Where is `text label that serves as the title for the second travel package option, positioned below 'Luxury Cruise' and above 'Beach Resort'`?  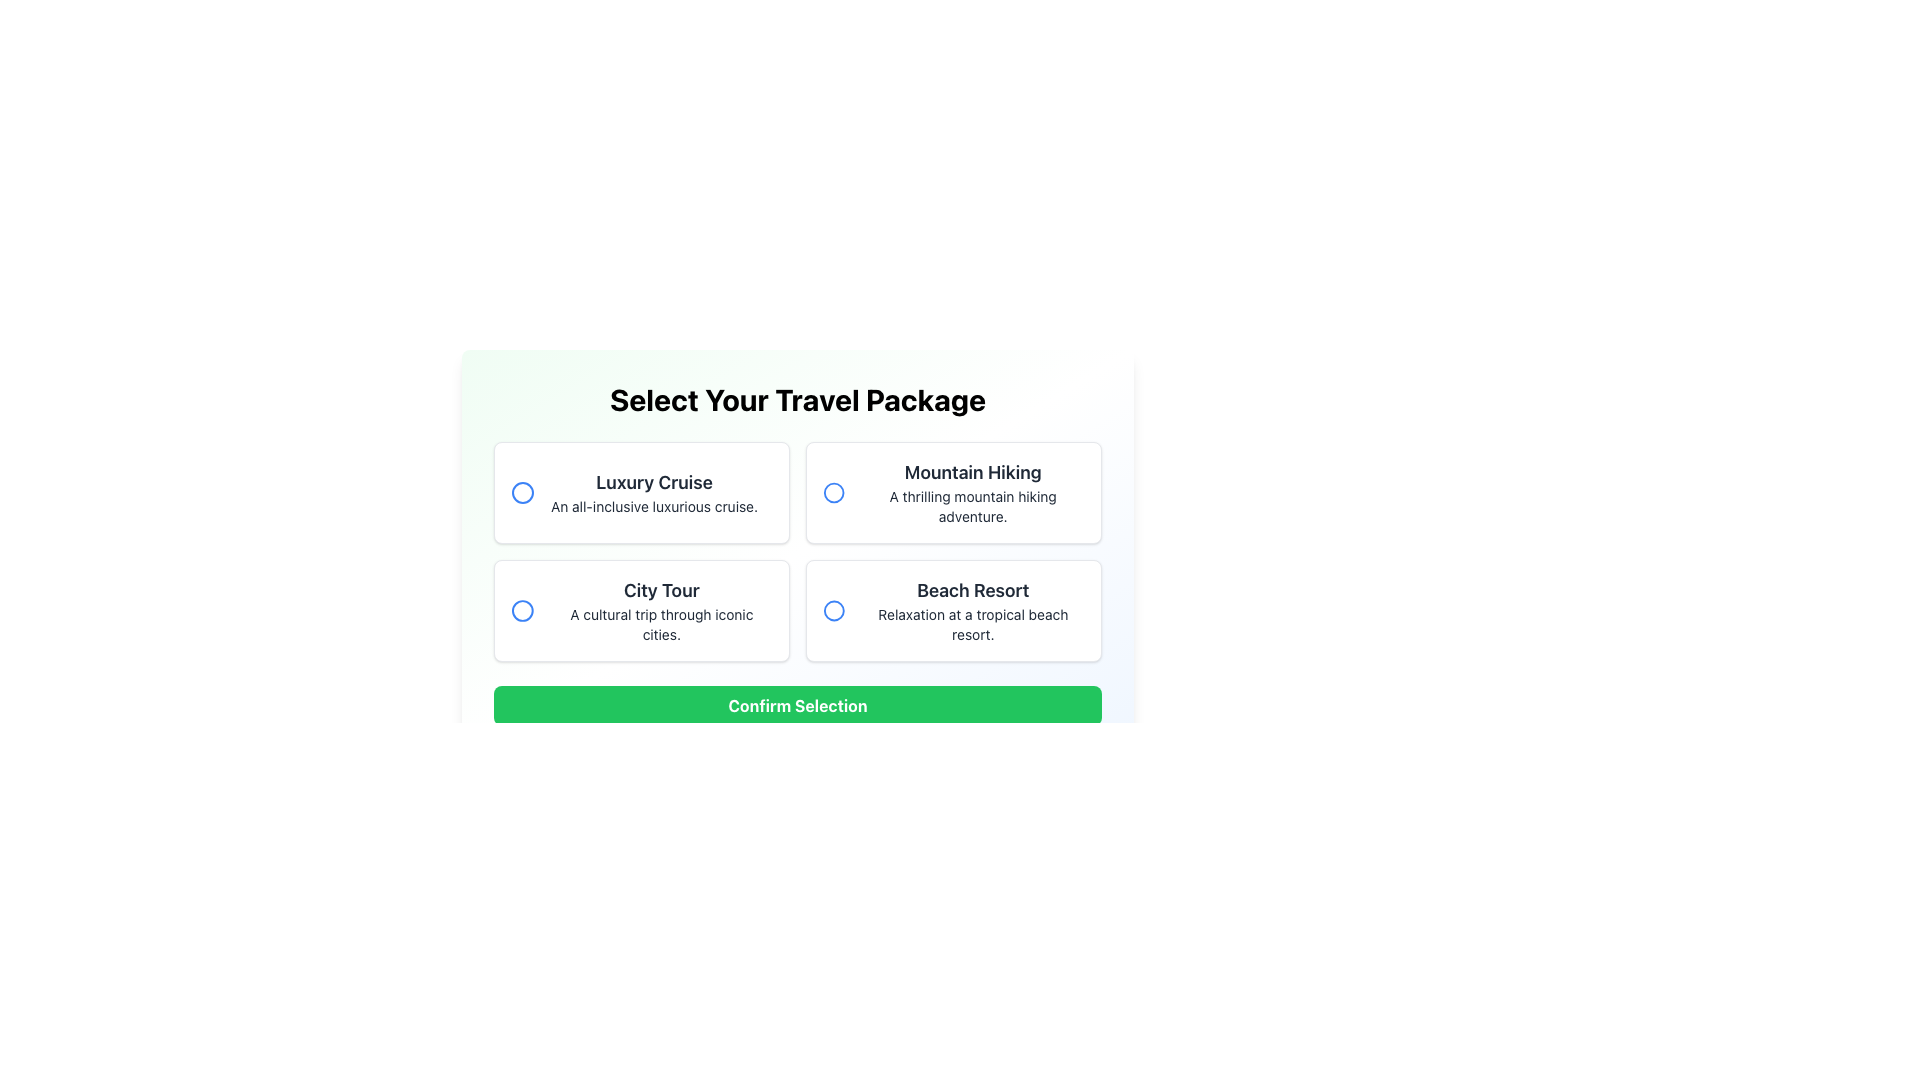 text label that serves as the title for the second travel package option, positioned below 'Luxury Cruise' and above 'Beach Resort' is located at coordinates (661, 589).